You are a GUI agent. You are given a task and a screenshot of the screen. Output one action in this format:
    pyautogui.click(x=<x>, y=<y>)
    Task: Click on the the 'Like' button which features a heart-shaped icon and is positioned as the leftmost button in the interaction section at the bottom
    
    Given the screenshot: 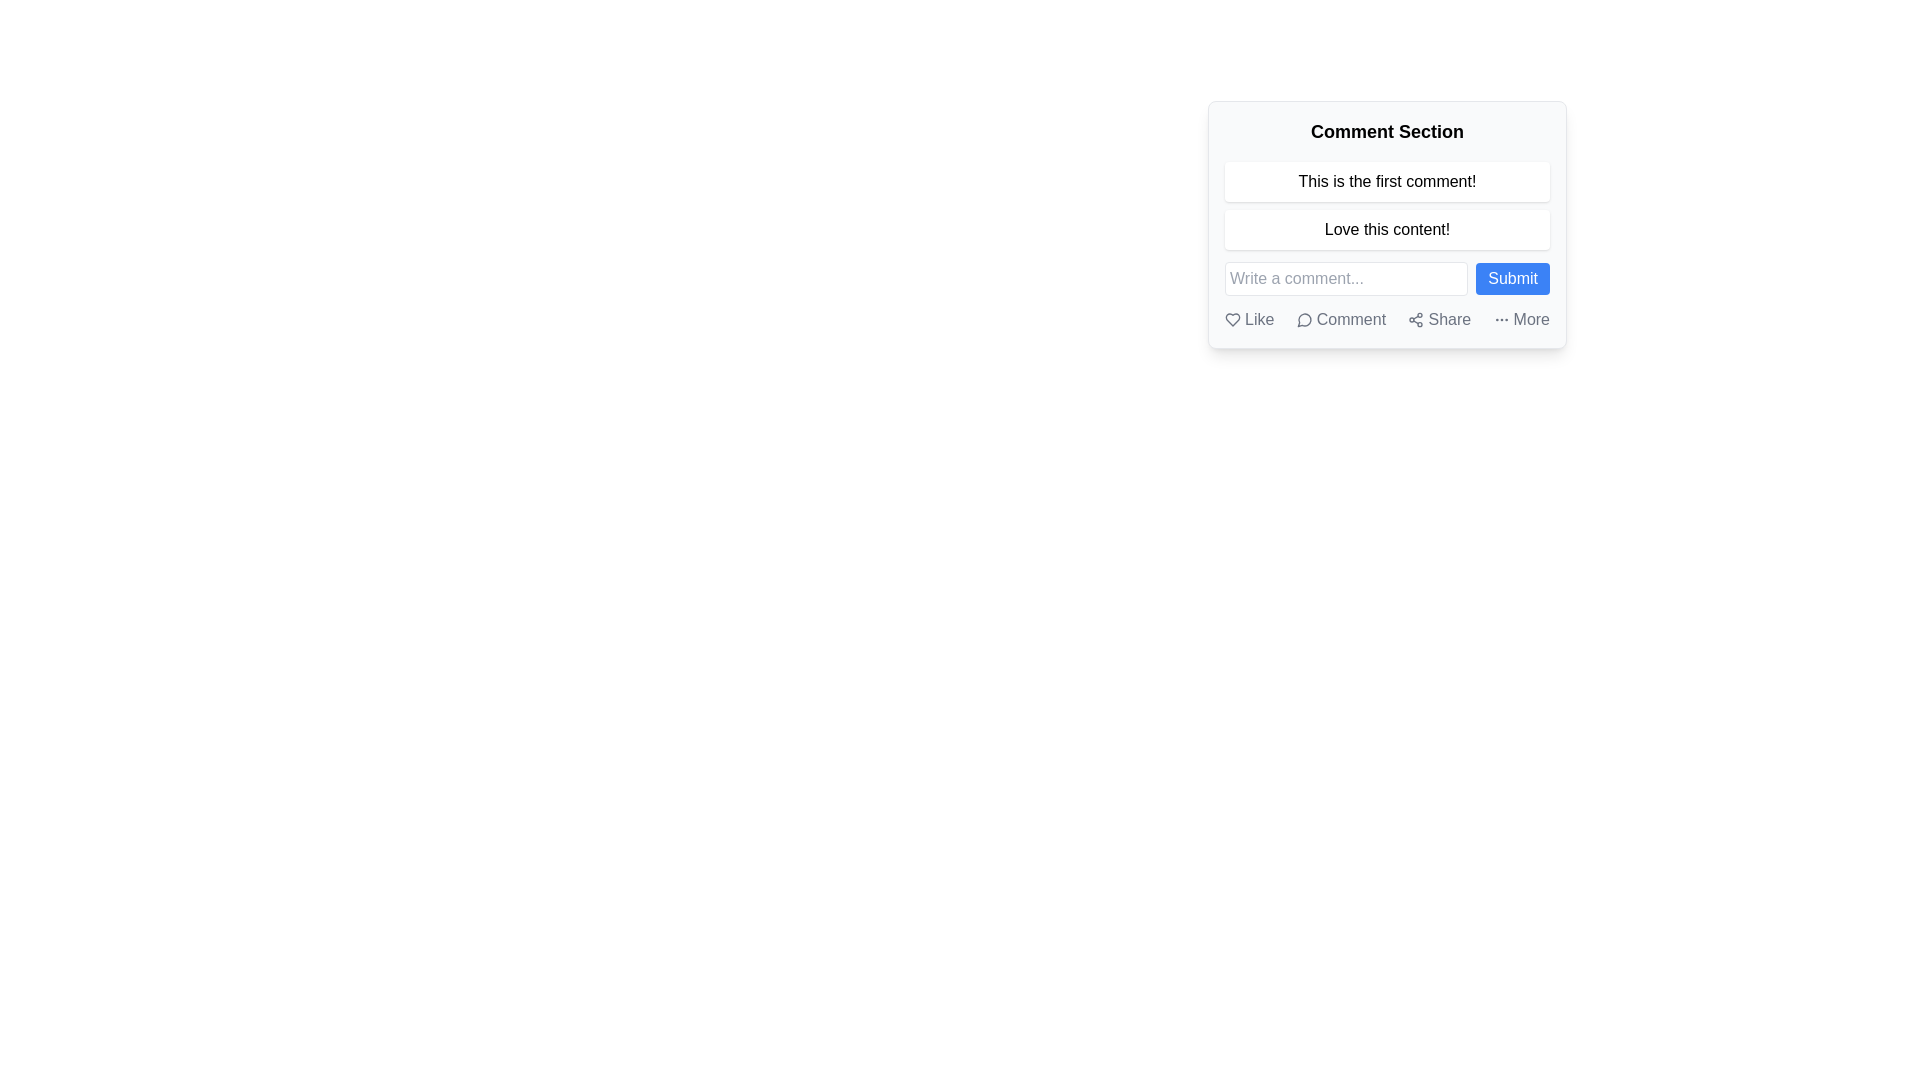 What is the action you would take?
    pyautogui.click(x=1248, y=319)
    